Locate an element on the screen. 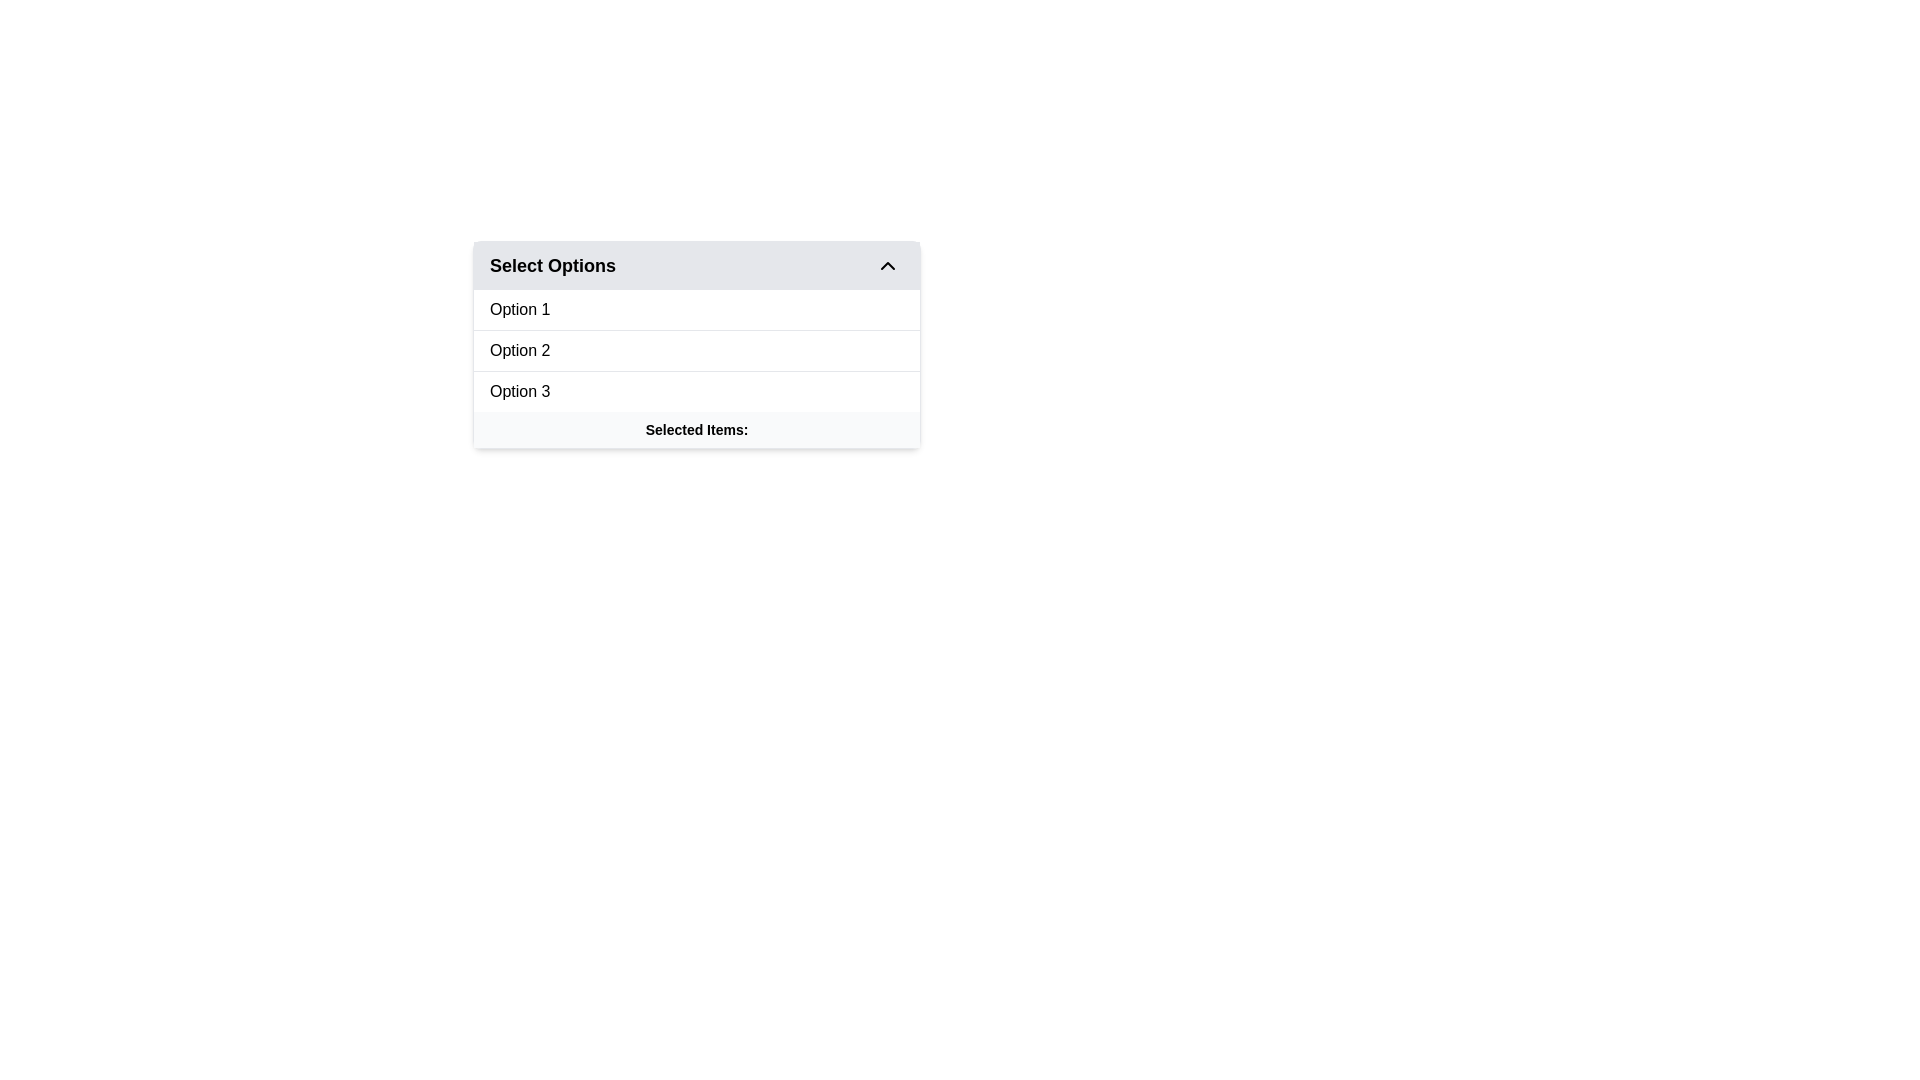 The width and height of the screenshot is (1920, 1080). the second option ('Option 2') in the vertical list of three options is located at coordinates (696, 350).